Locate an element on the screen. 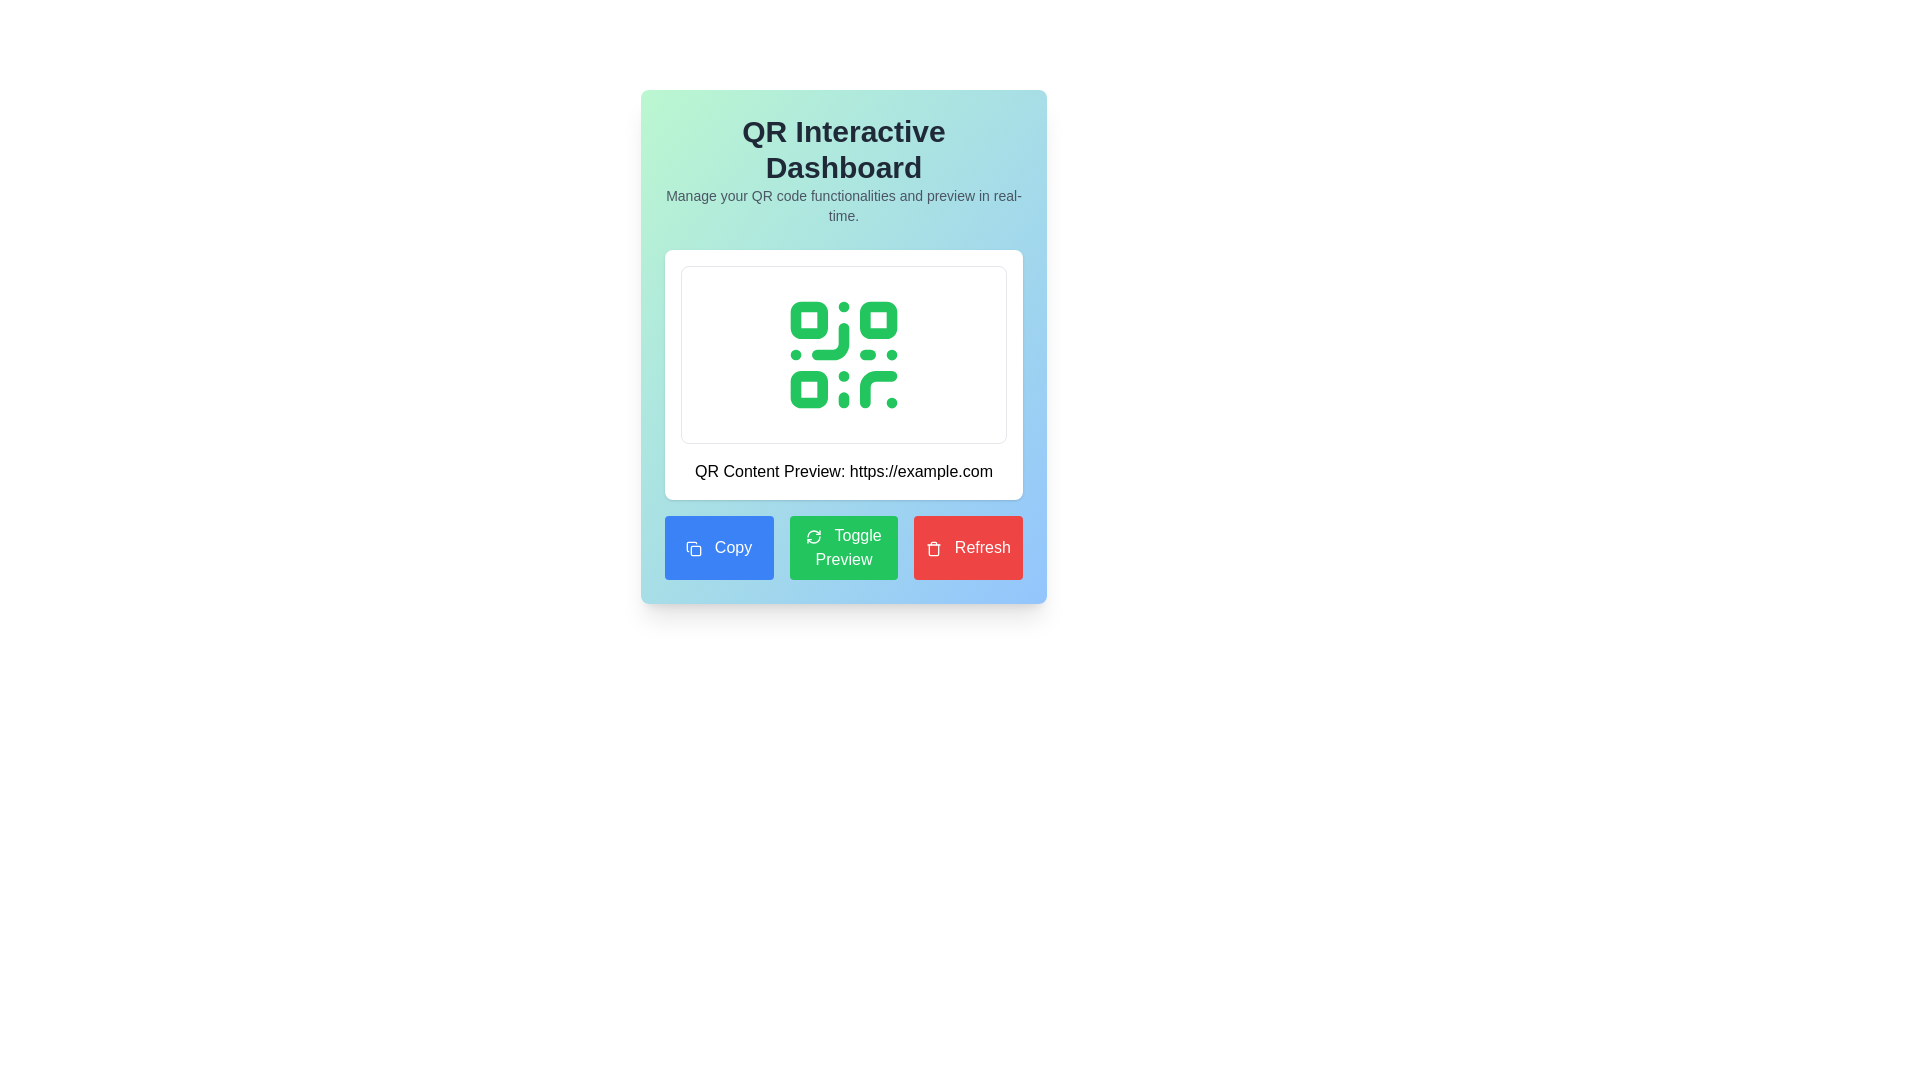  the middle button that toggles or previews the QR code functionality in the interactive dashboard is located at coordinates (844, 547).